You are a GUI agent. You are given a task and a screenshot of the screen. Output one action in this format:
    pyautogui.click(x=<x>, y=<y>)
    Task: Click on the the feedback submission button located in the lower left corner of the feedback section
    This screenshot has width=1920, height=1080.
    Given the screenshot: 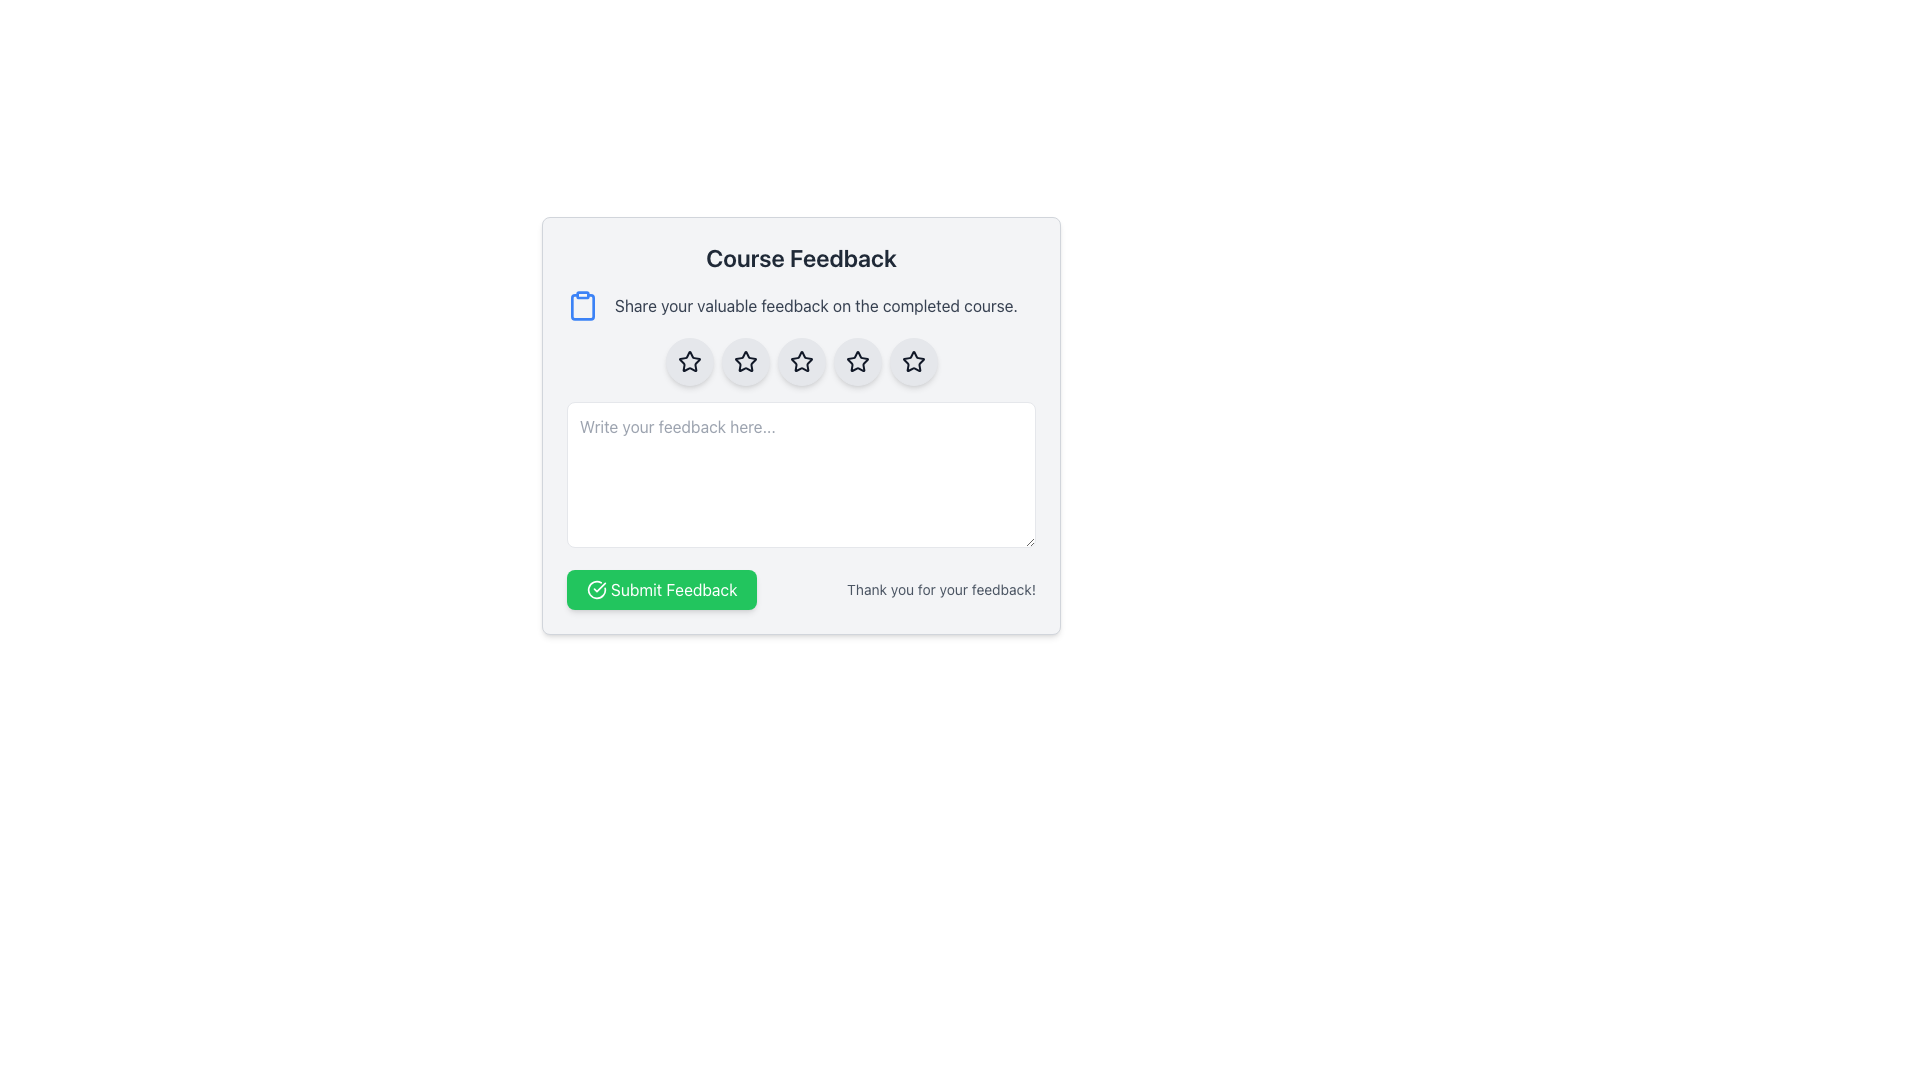 What is the action you would take?
    pyautogui.click(x=662, y=589)
    